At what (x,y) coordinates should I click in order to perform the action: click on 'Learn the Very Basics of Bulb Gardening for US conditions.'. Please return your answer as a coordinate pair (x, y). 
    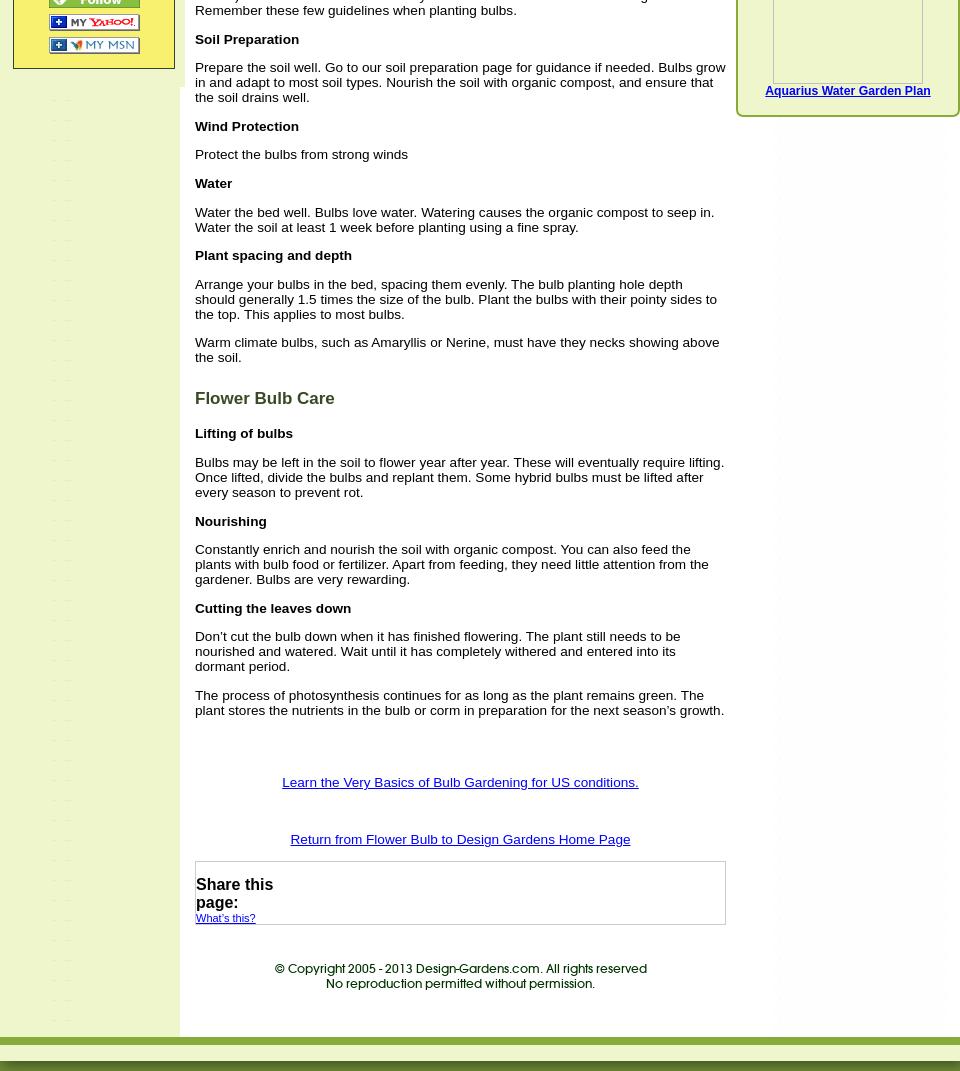
    Looking at the image, I should click on (460, 781).